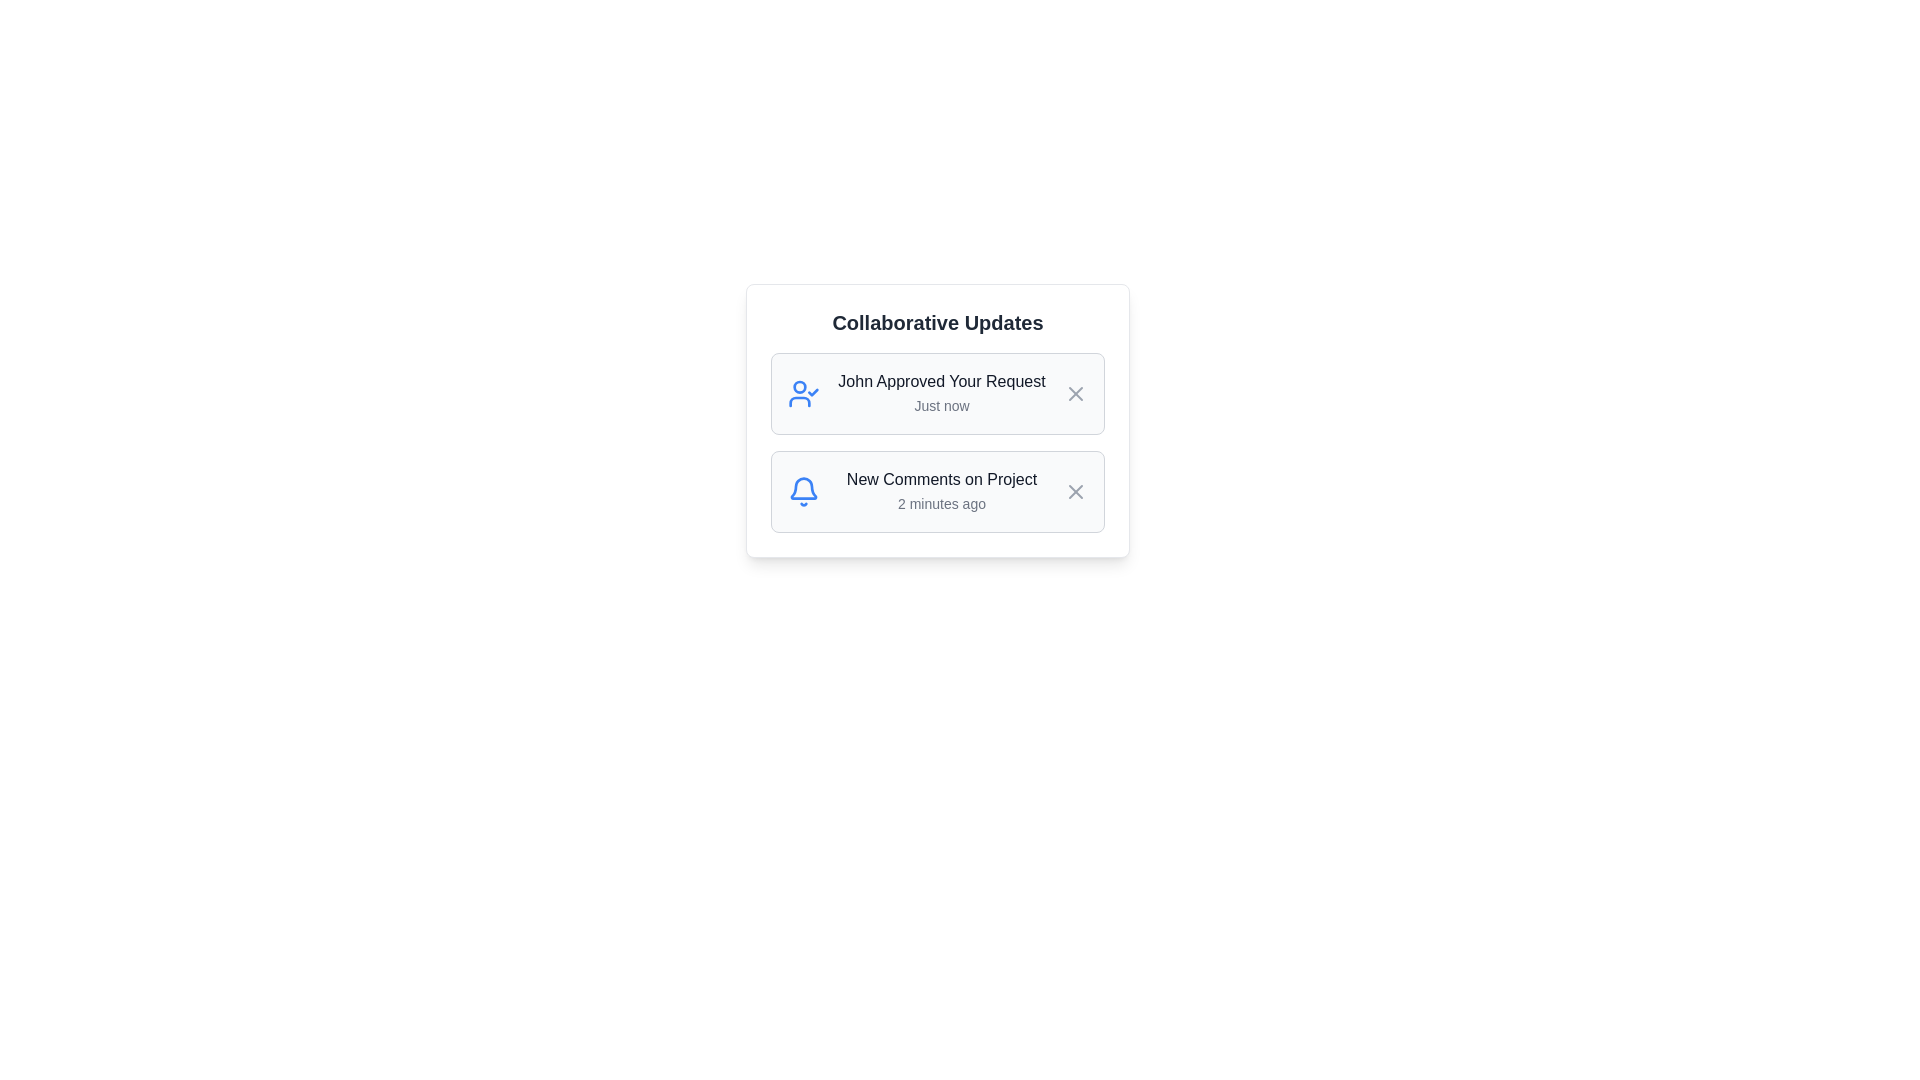 This screenshot has height=1080, width=1920. Describe the element at coordinates (940, 503) in the screenshot. I see `the Text Label that informs the user about the time elapsed since the event 'New Comments on Project', located inside the second notification block under 'Collaborative Updates'` at that location.